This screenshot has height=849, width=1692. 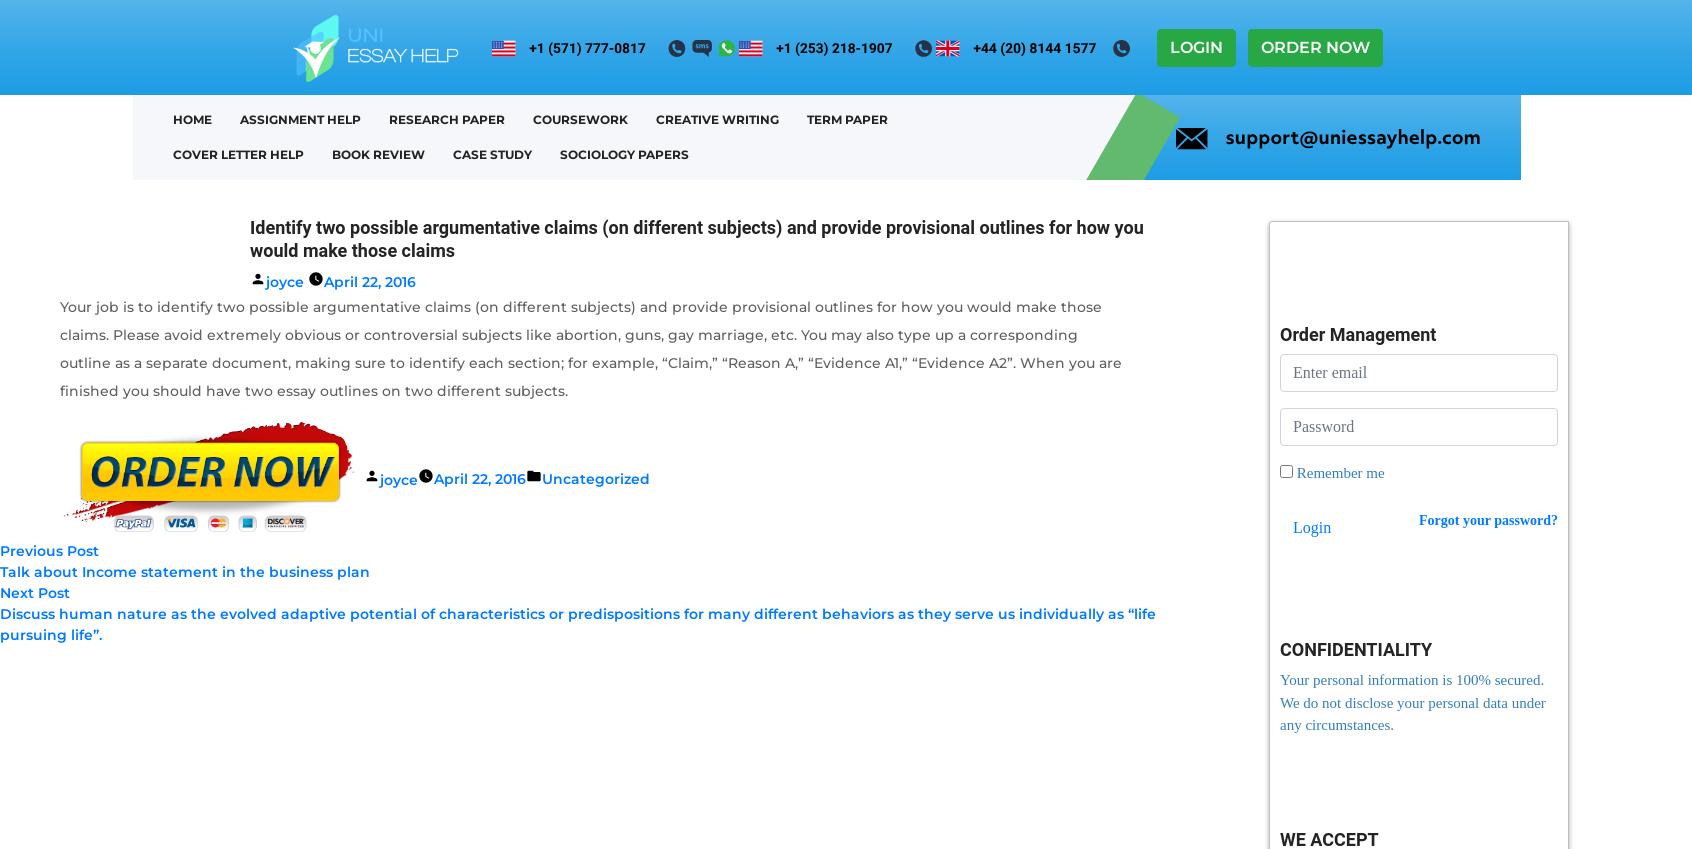 What do you see at coordinates (1337, 471) in the screenshot?
I see `'Remember me'` at bounding box center [1337, 471].